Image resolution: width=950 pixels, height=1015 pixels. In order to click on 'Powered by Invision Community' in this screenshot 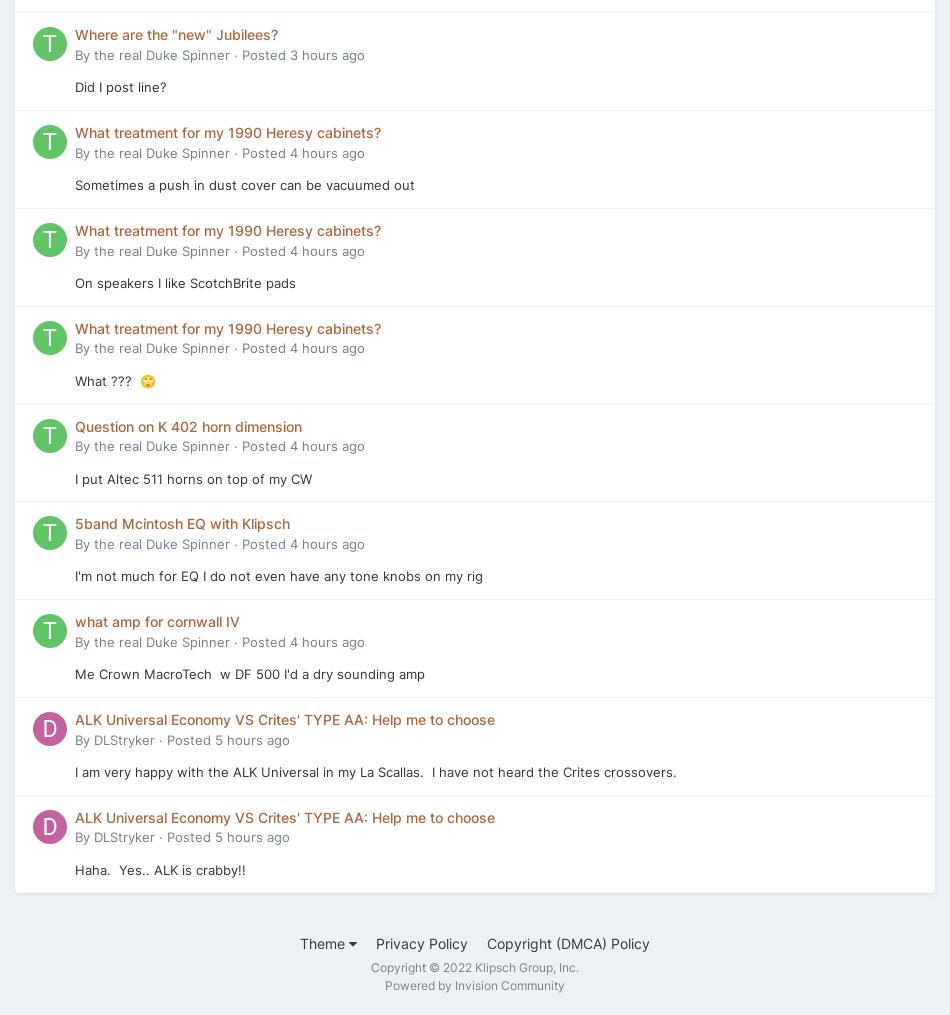, I will do `click(475, 985)`.